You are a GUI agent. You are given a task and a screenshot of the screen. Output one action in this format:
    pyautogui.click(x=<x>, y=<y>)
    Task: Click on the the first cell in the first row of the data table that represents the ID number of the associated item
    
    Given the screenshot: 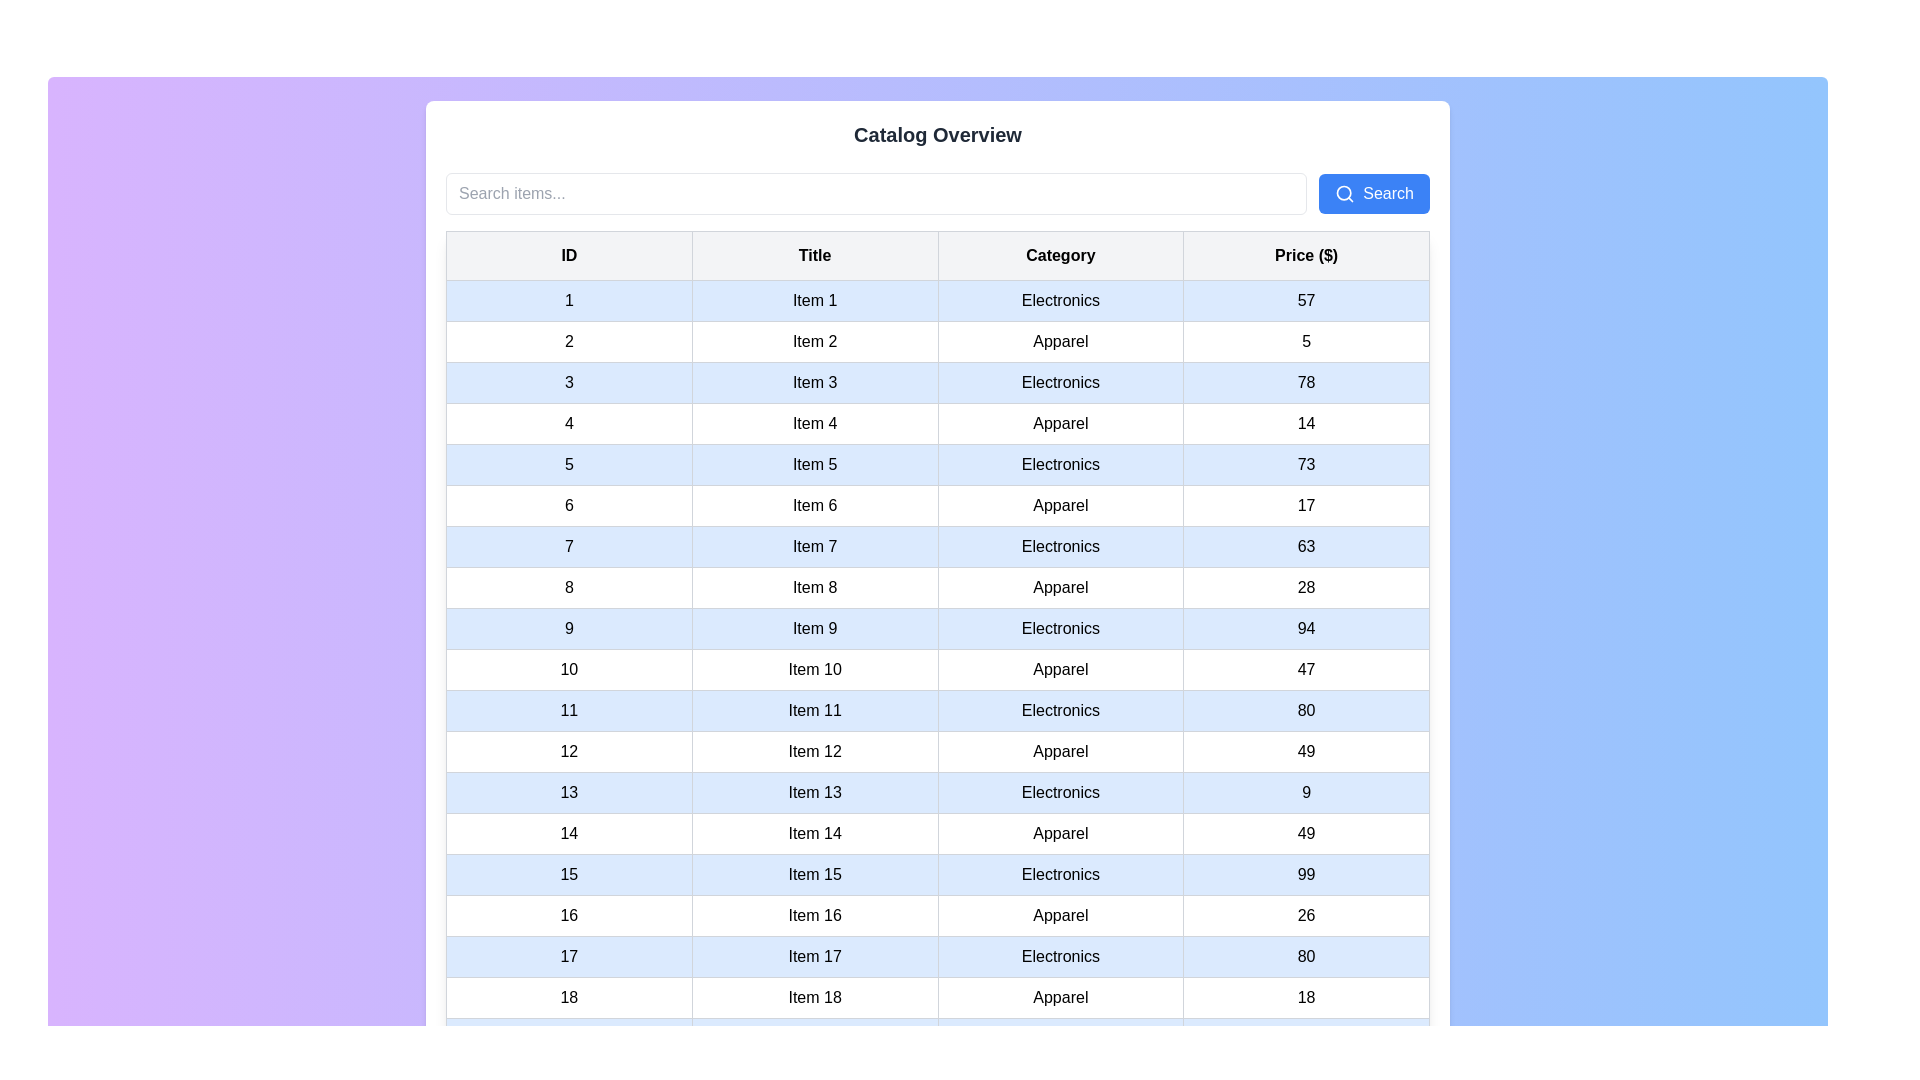 What is the action you would take?
    pyautogui.click(x=568, y=300)
    